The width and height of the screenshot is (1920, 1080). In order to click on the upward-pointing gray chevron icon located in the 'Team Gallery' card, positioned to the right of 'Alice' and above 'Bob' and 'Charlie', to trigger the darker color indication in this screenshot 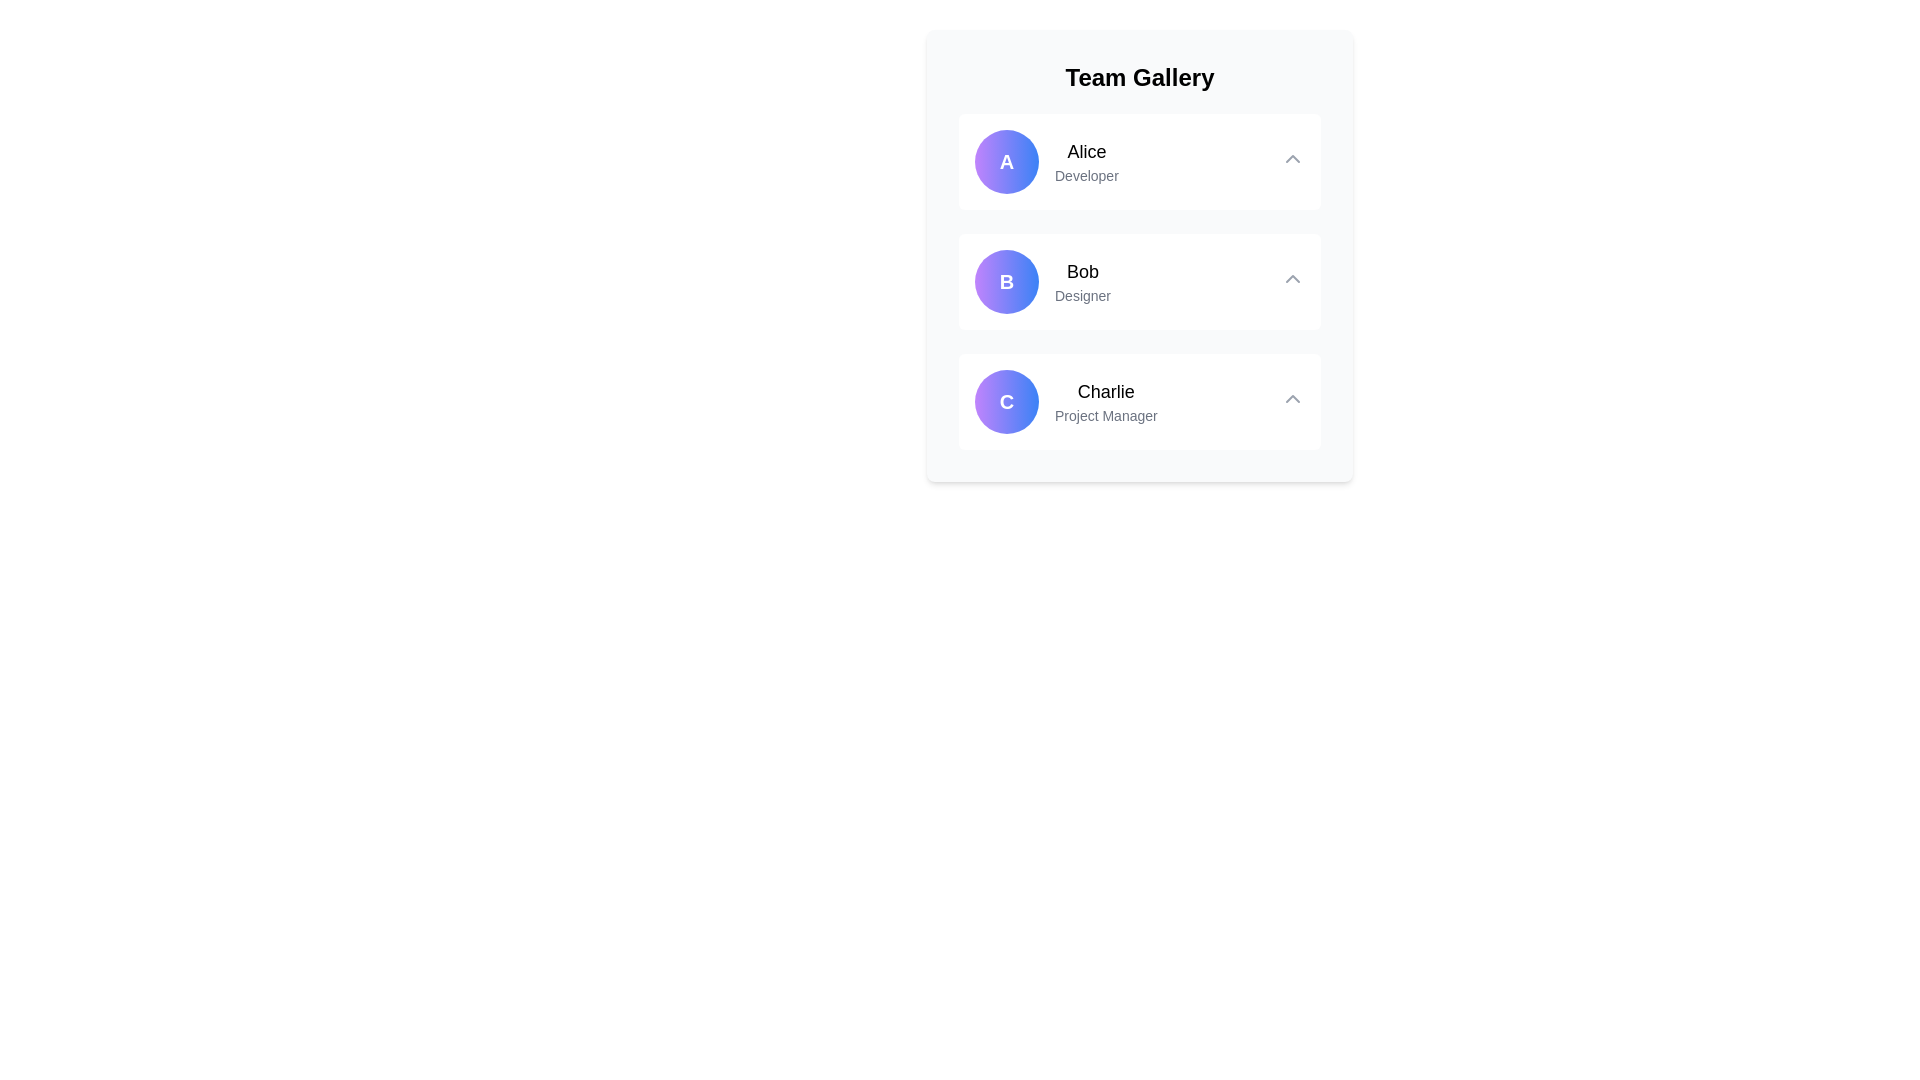, I will do `click(1292, 157)`.